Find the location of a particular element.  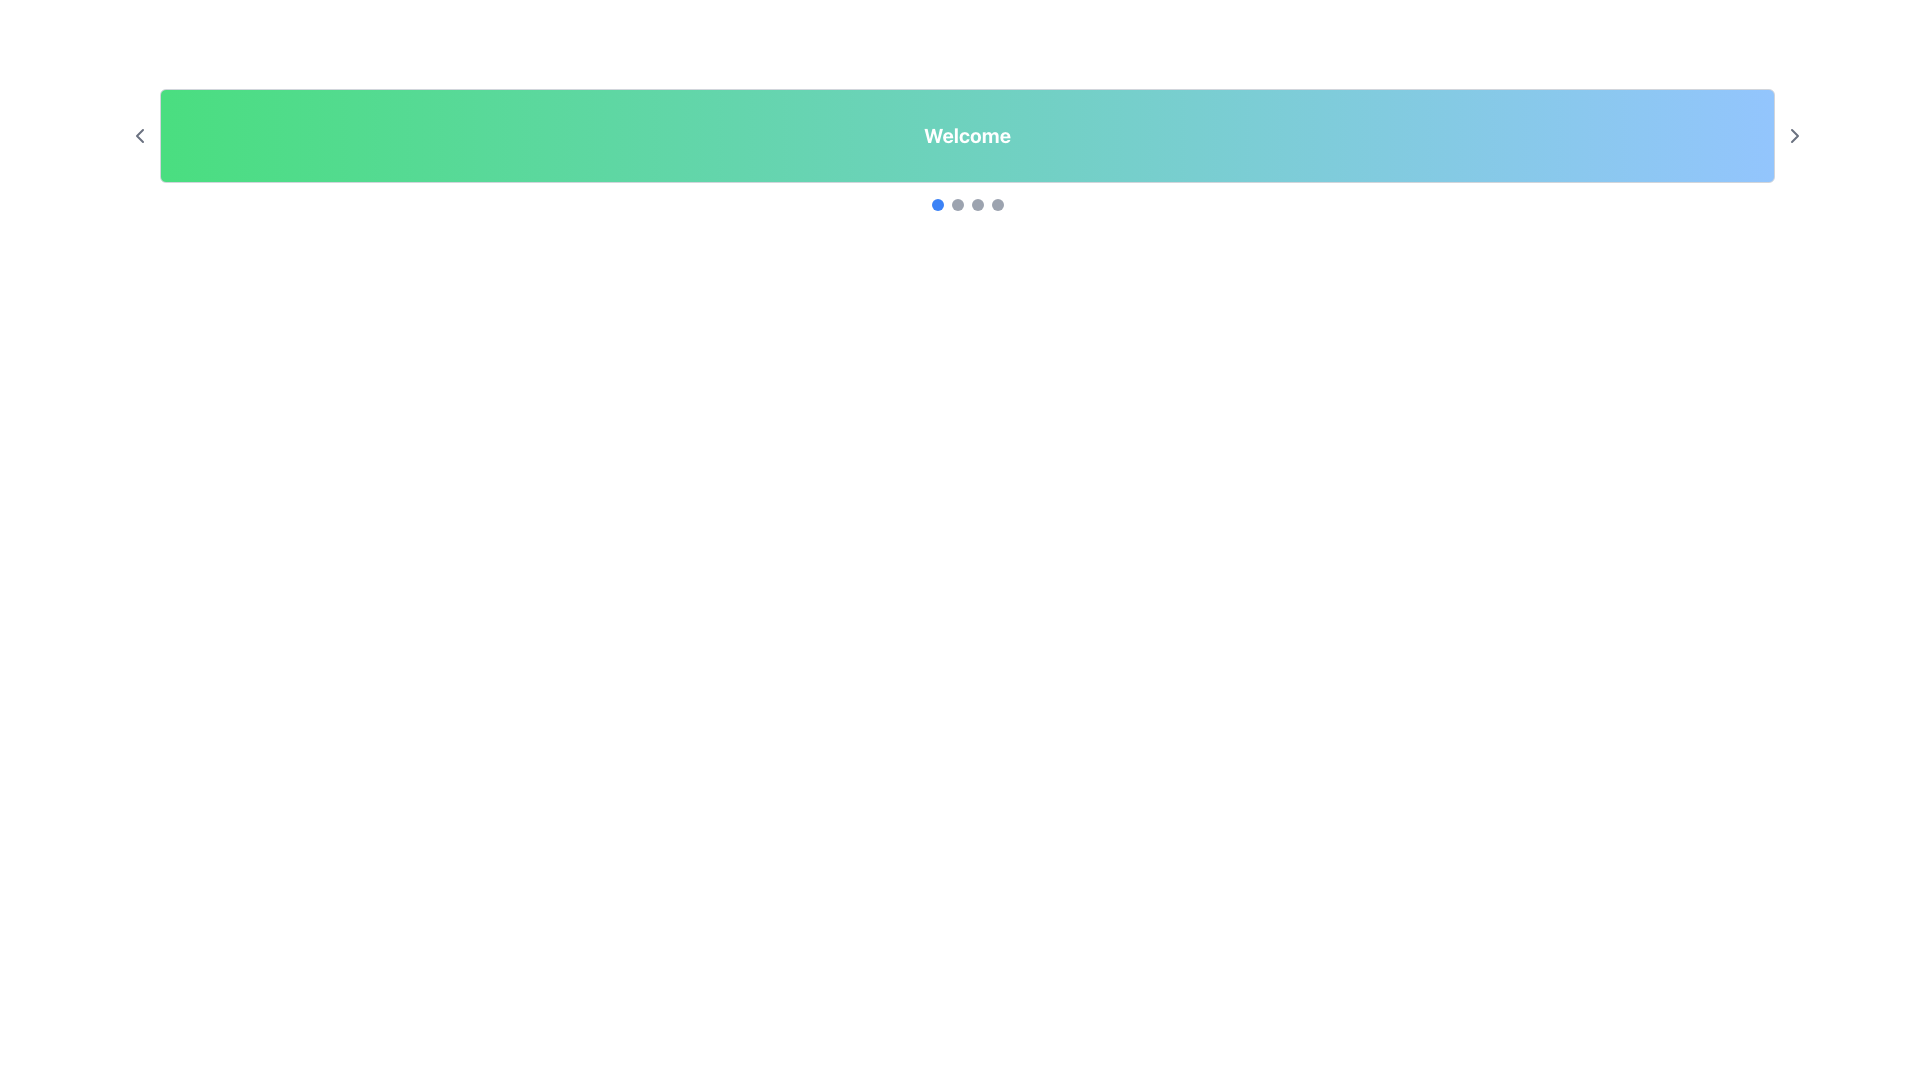

the 'Previous' button located on the far left side of the green-to-blue gradient header bar, adjacent to the 'Welcome' text is located at coordinates (138, 135).